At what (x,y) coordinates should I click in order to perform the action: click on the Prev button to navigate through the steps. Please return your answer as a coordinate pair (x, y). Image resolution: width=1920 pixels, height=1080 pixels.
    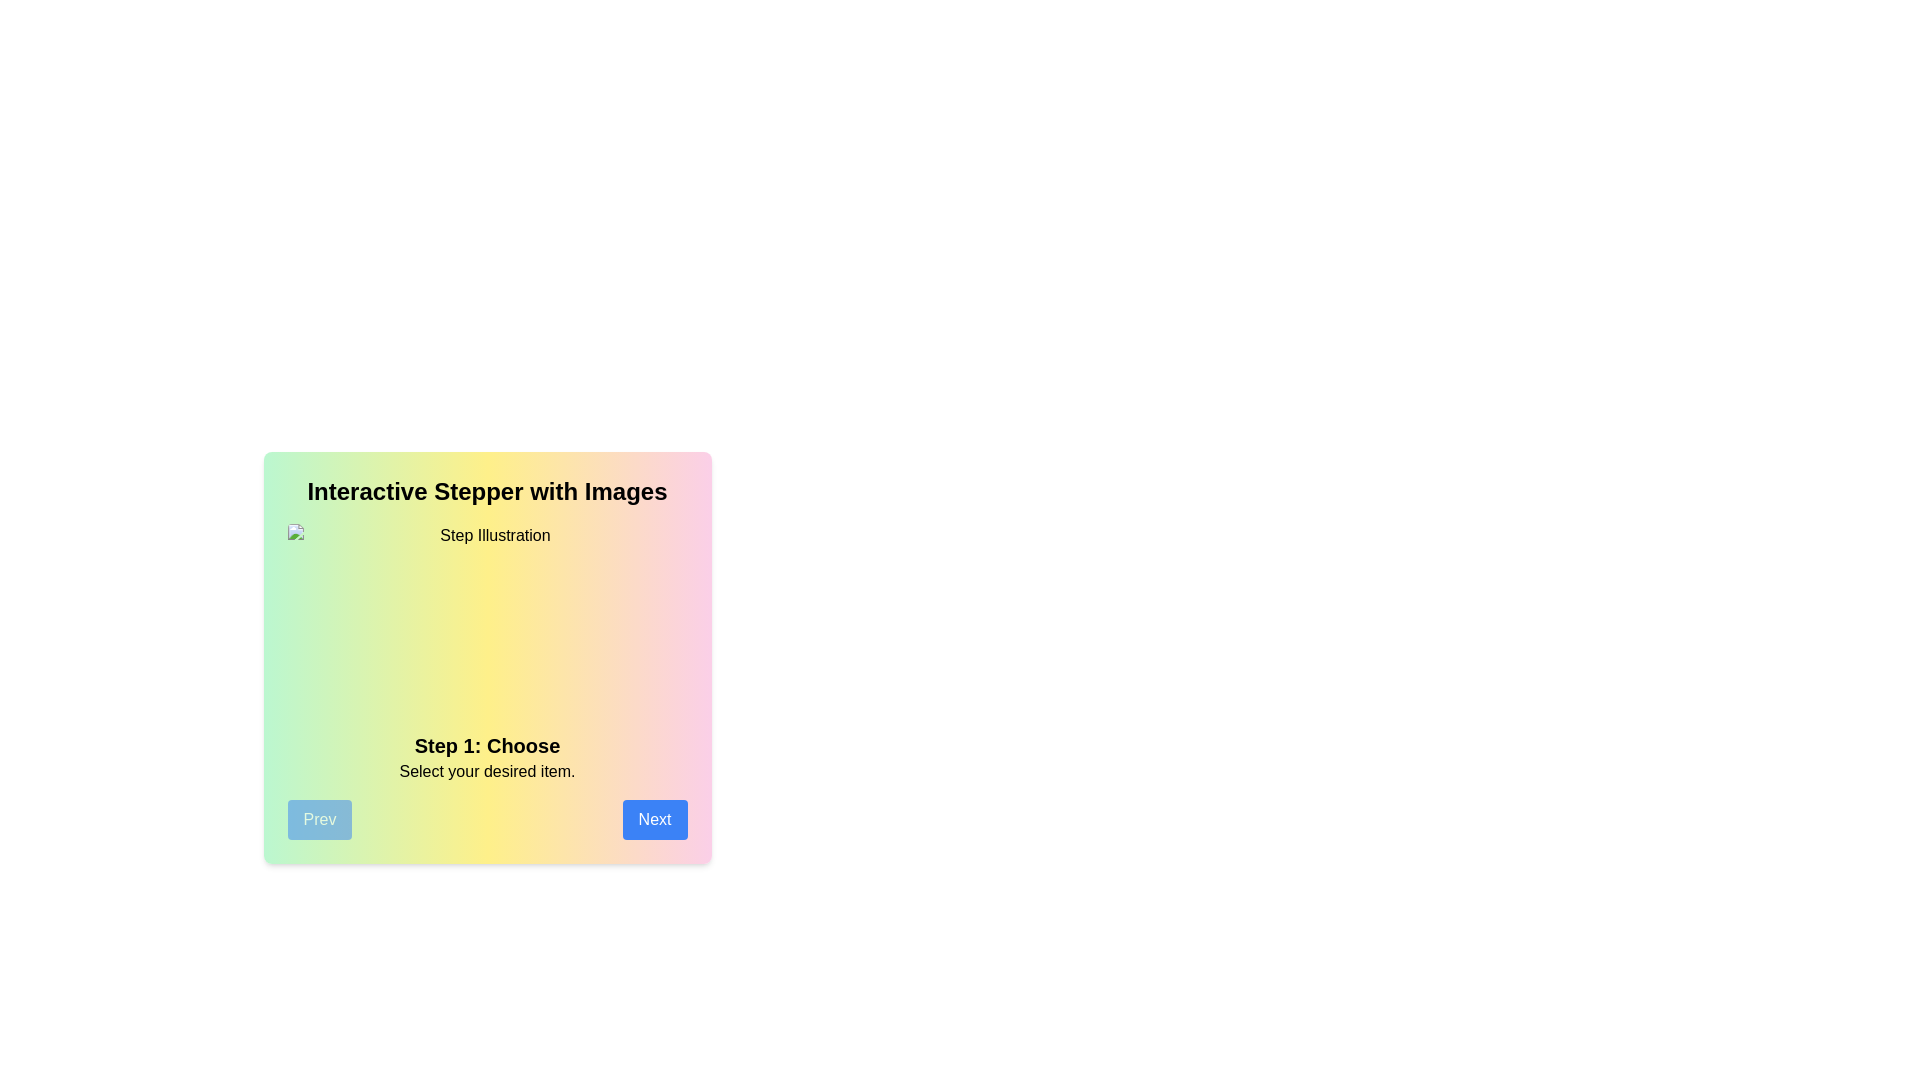
    Looking at the image, I should click on (318, 820).